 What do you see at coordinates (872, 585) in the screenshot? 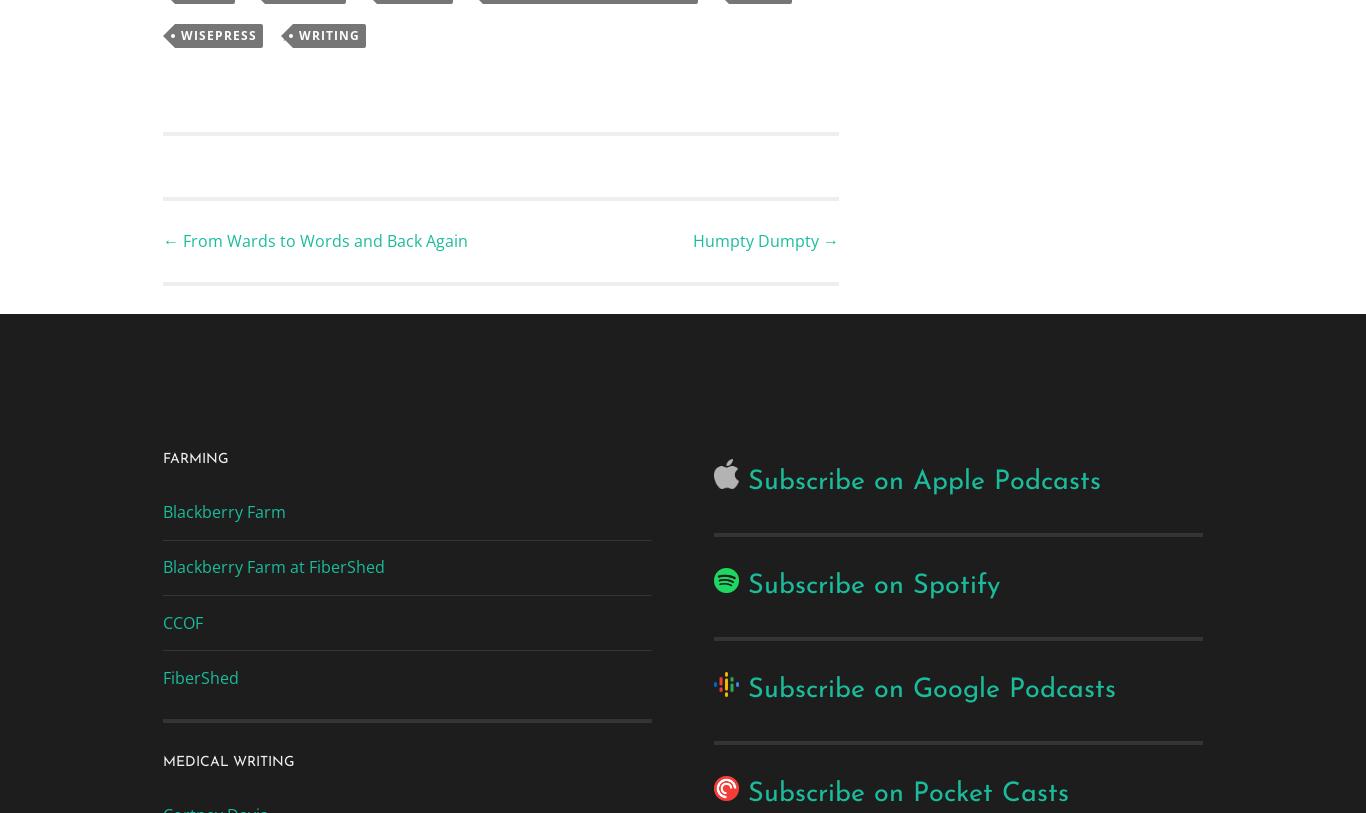
I see `'Subscribe on Spotify'` at bounding box center [872, 585].